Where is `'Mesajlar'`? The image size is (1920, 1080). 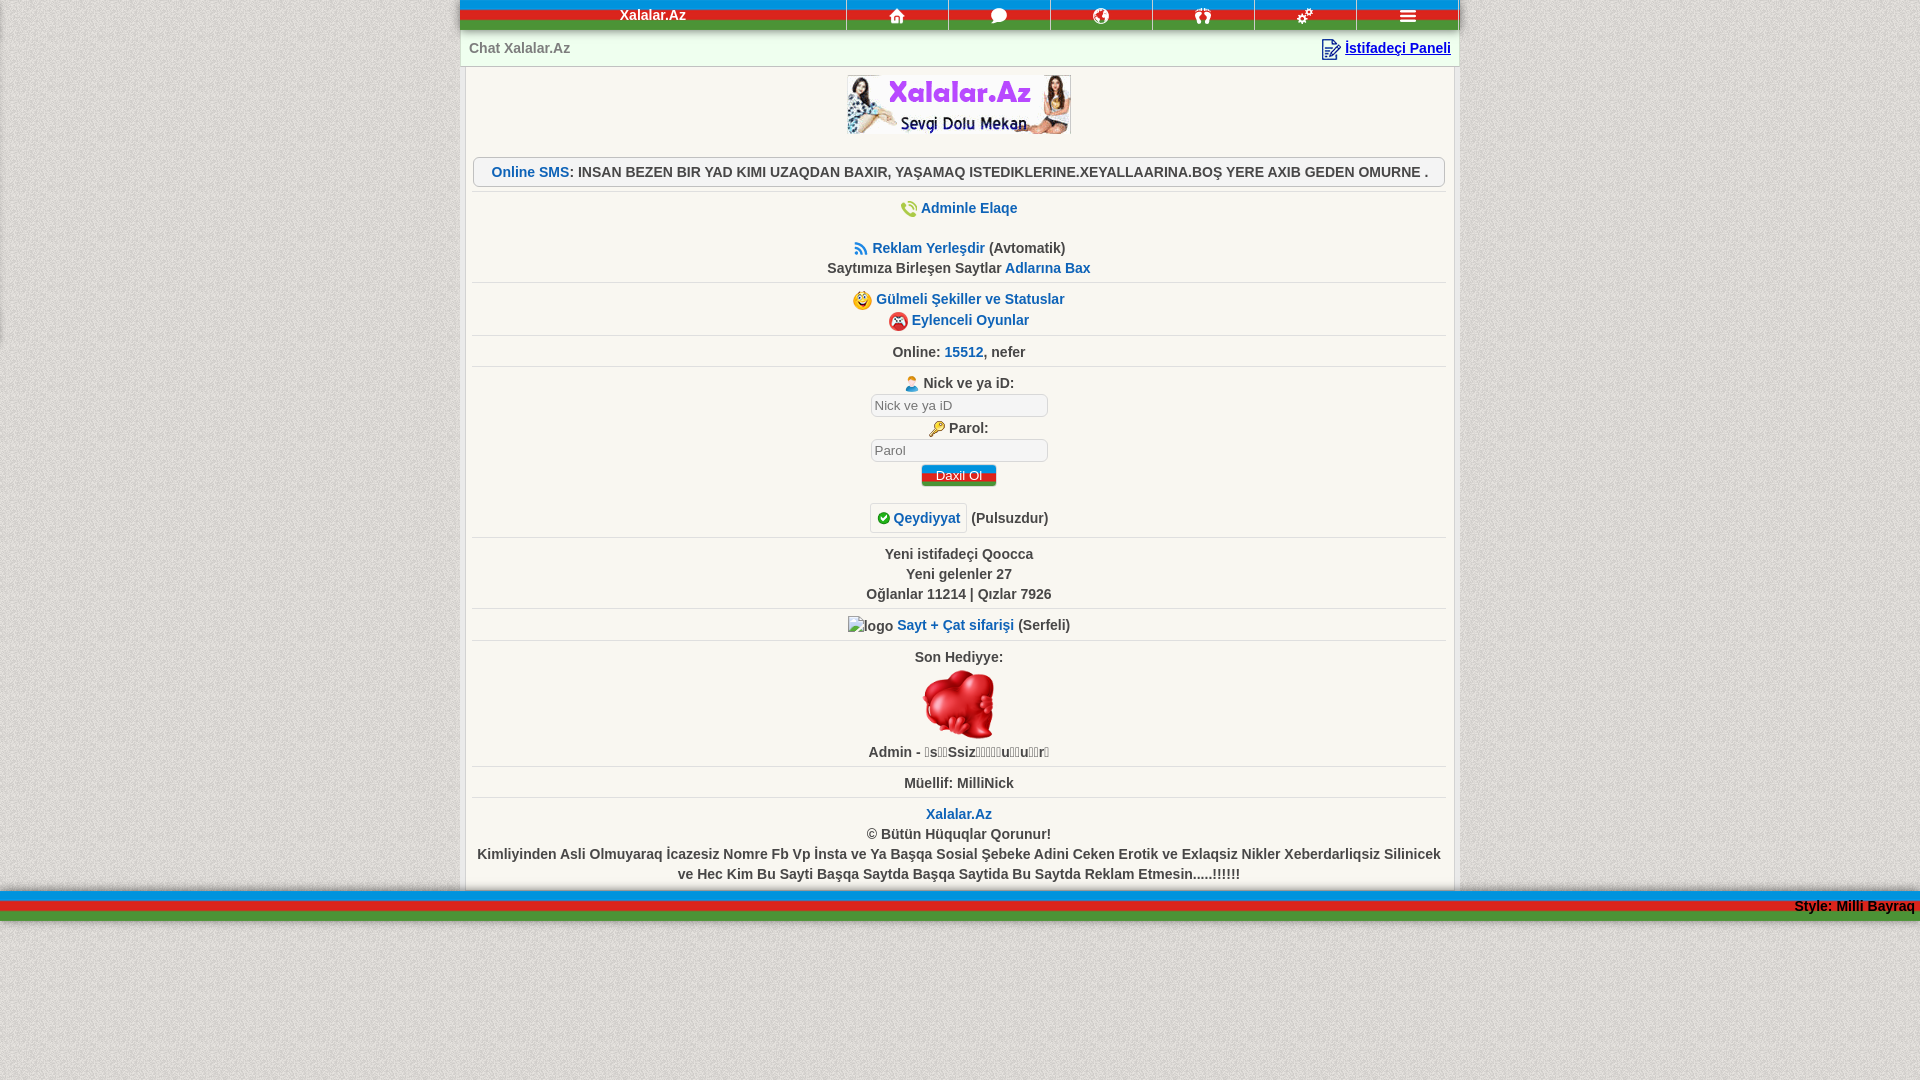 'Mesajlar' is located at coordinates (998, 15).